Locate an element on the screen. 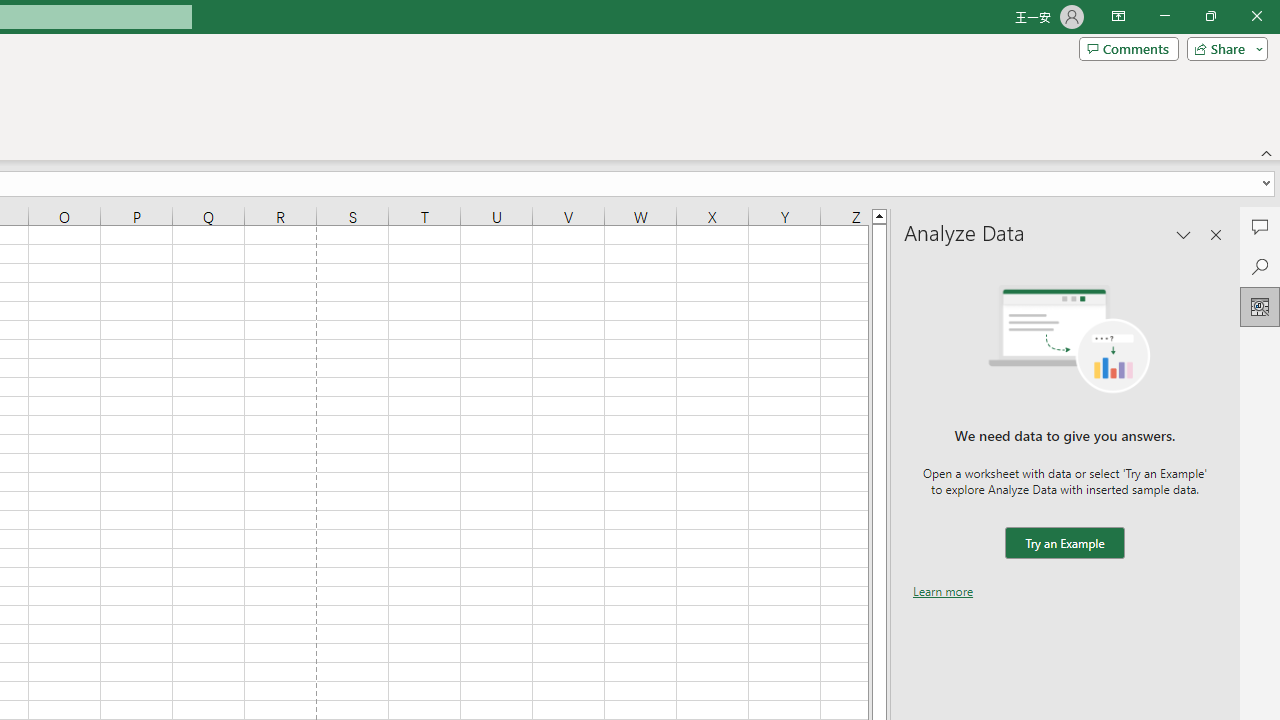 The height and width of the screenshot is (720, 1280). 'We need data to give you answers. Try an Example' is located at coordinates (1063, 543).